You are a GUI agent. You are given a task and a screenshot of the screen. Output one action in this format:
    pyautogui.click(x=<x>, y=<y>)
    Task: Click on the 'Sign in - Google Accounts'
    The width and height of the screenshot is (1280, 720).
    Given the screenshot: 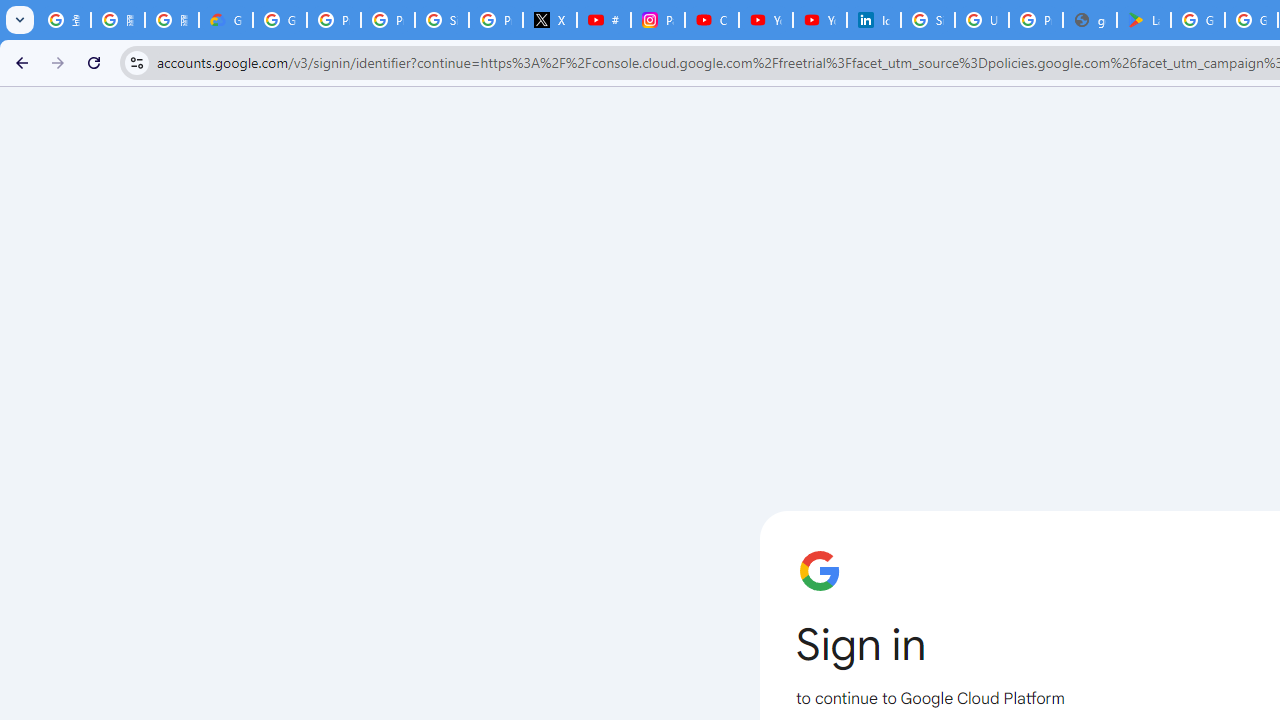 What is the action you would take?
    pyautogui.click(x=927, y=20)
    